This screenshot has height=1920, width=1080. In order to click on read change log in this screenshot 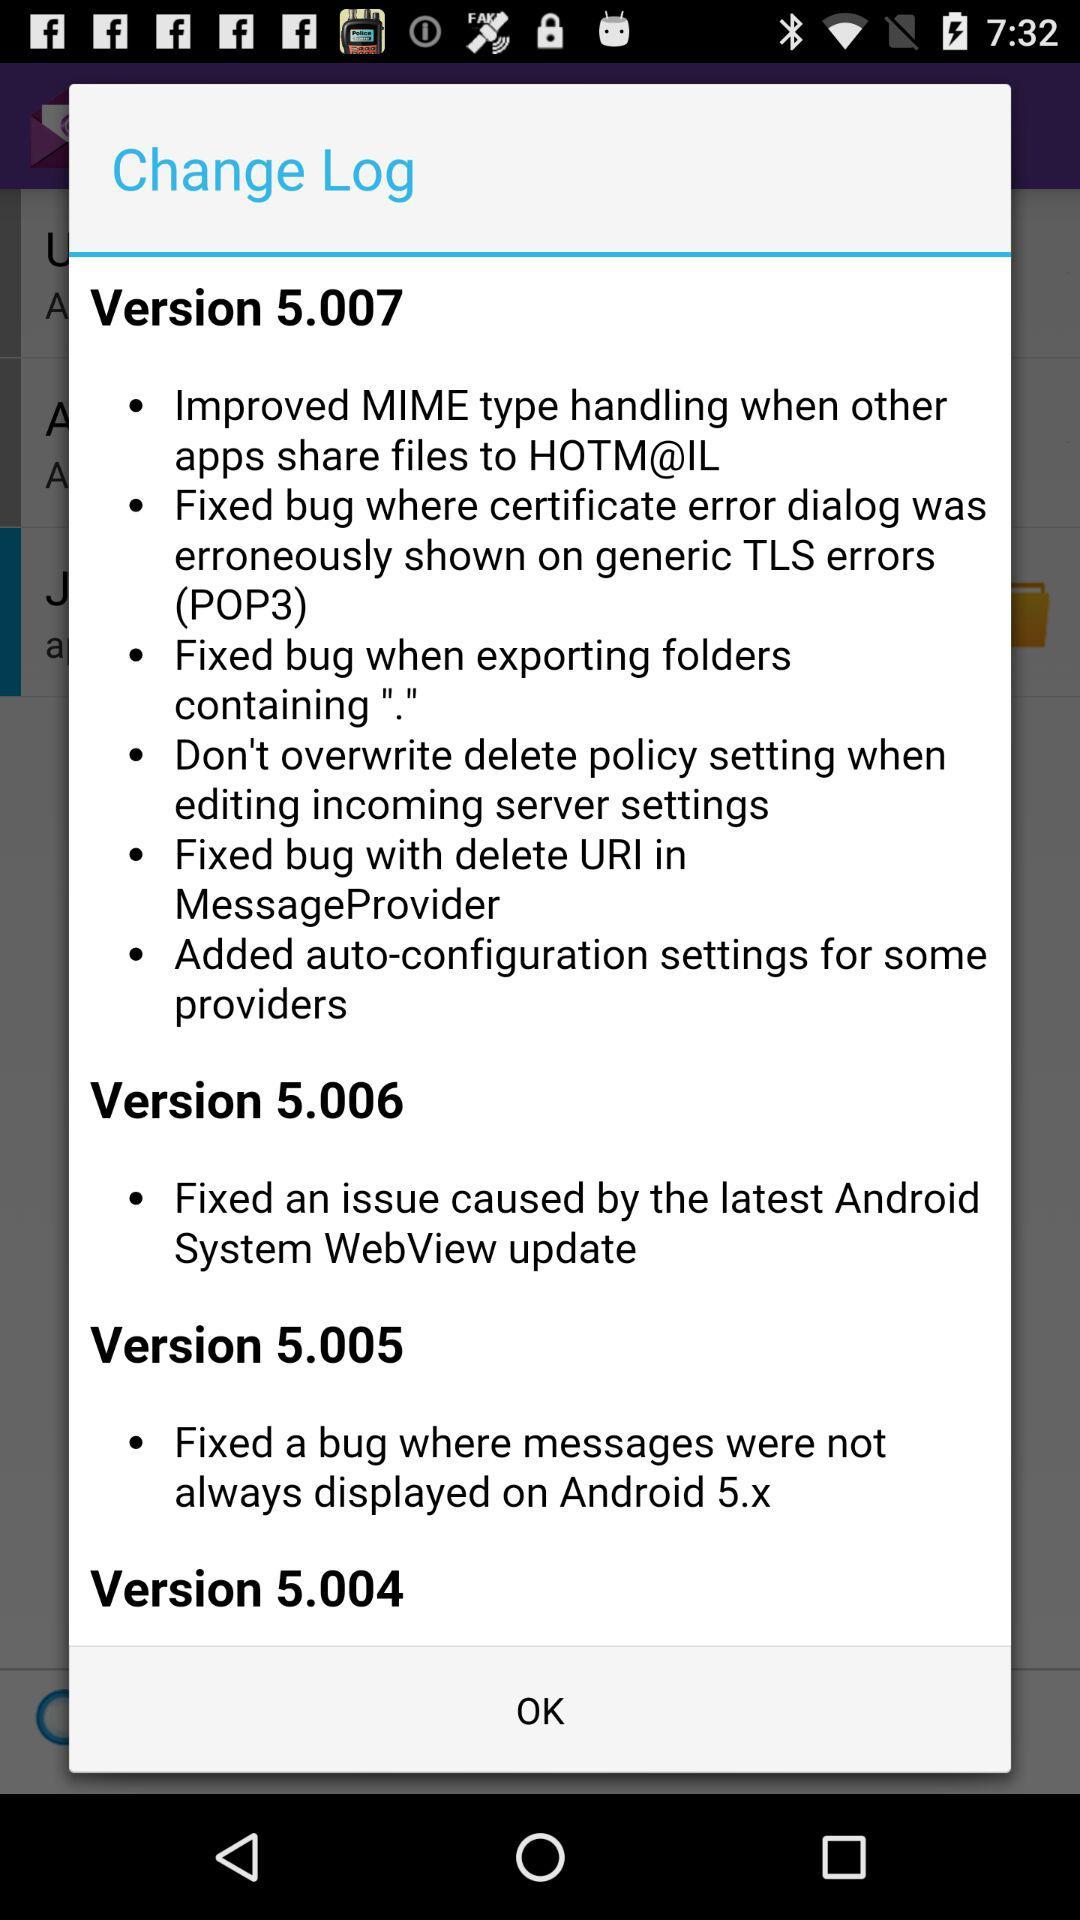, I will do `click(540, 950)`.